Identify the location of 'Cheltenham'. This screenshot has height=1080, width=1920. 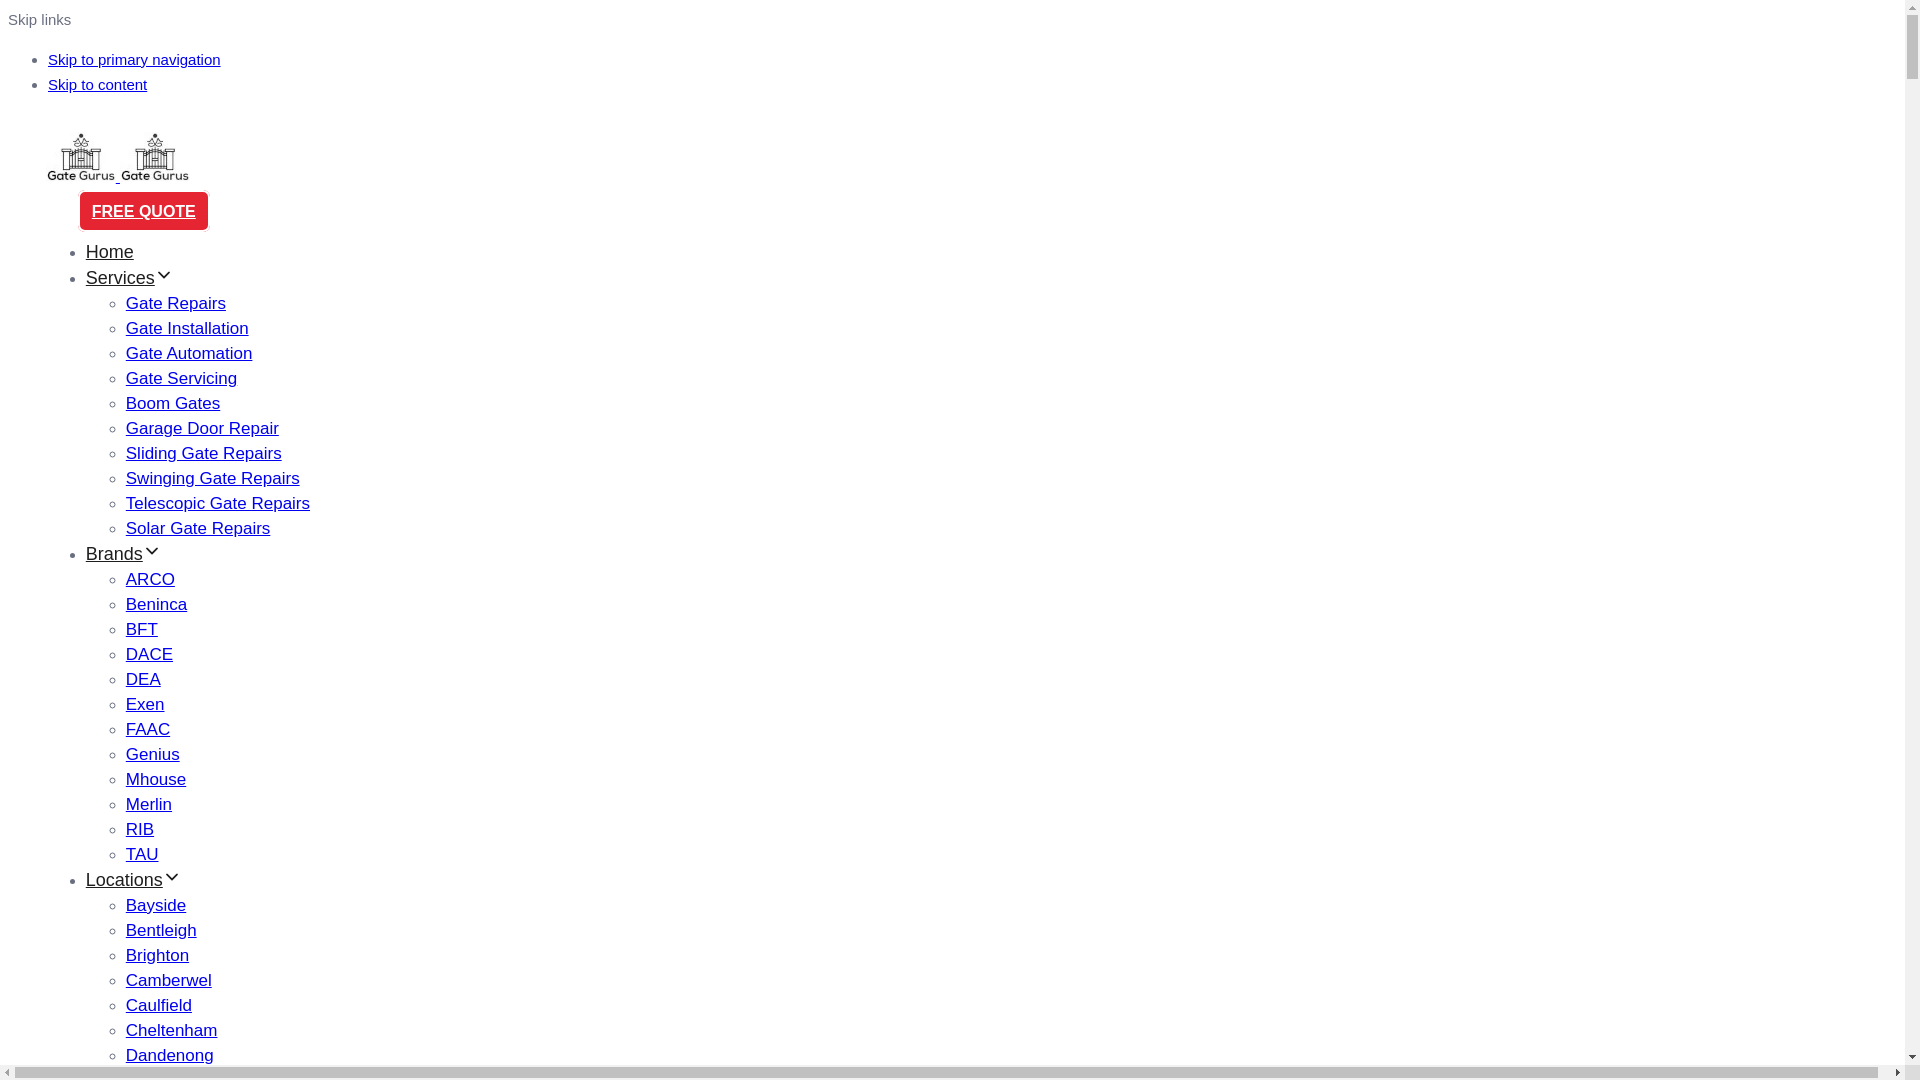
(124, 1030).